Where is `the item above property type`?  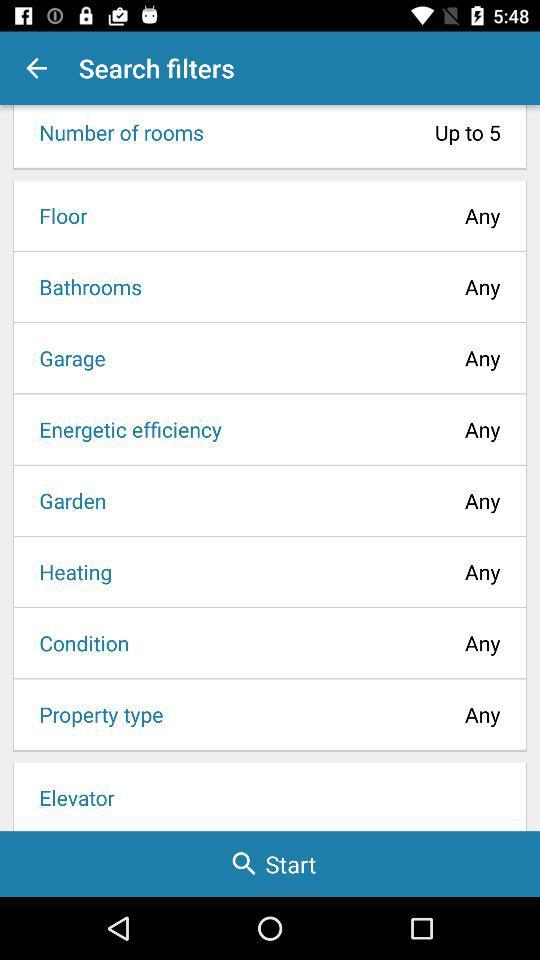
the item above property type is located at coordinates (76, 642).